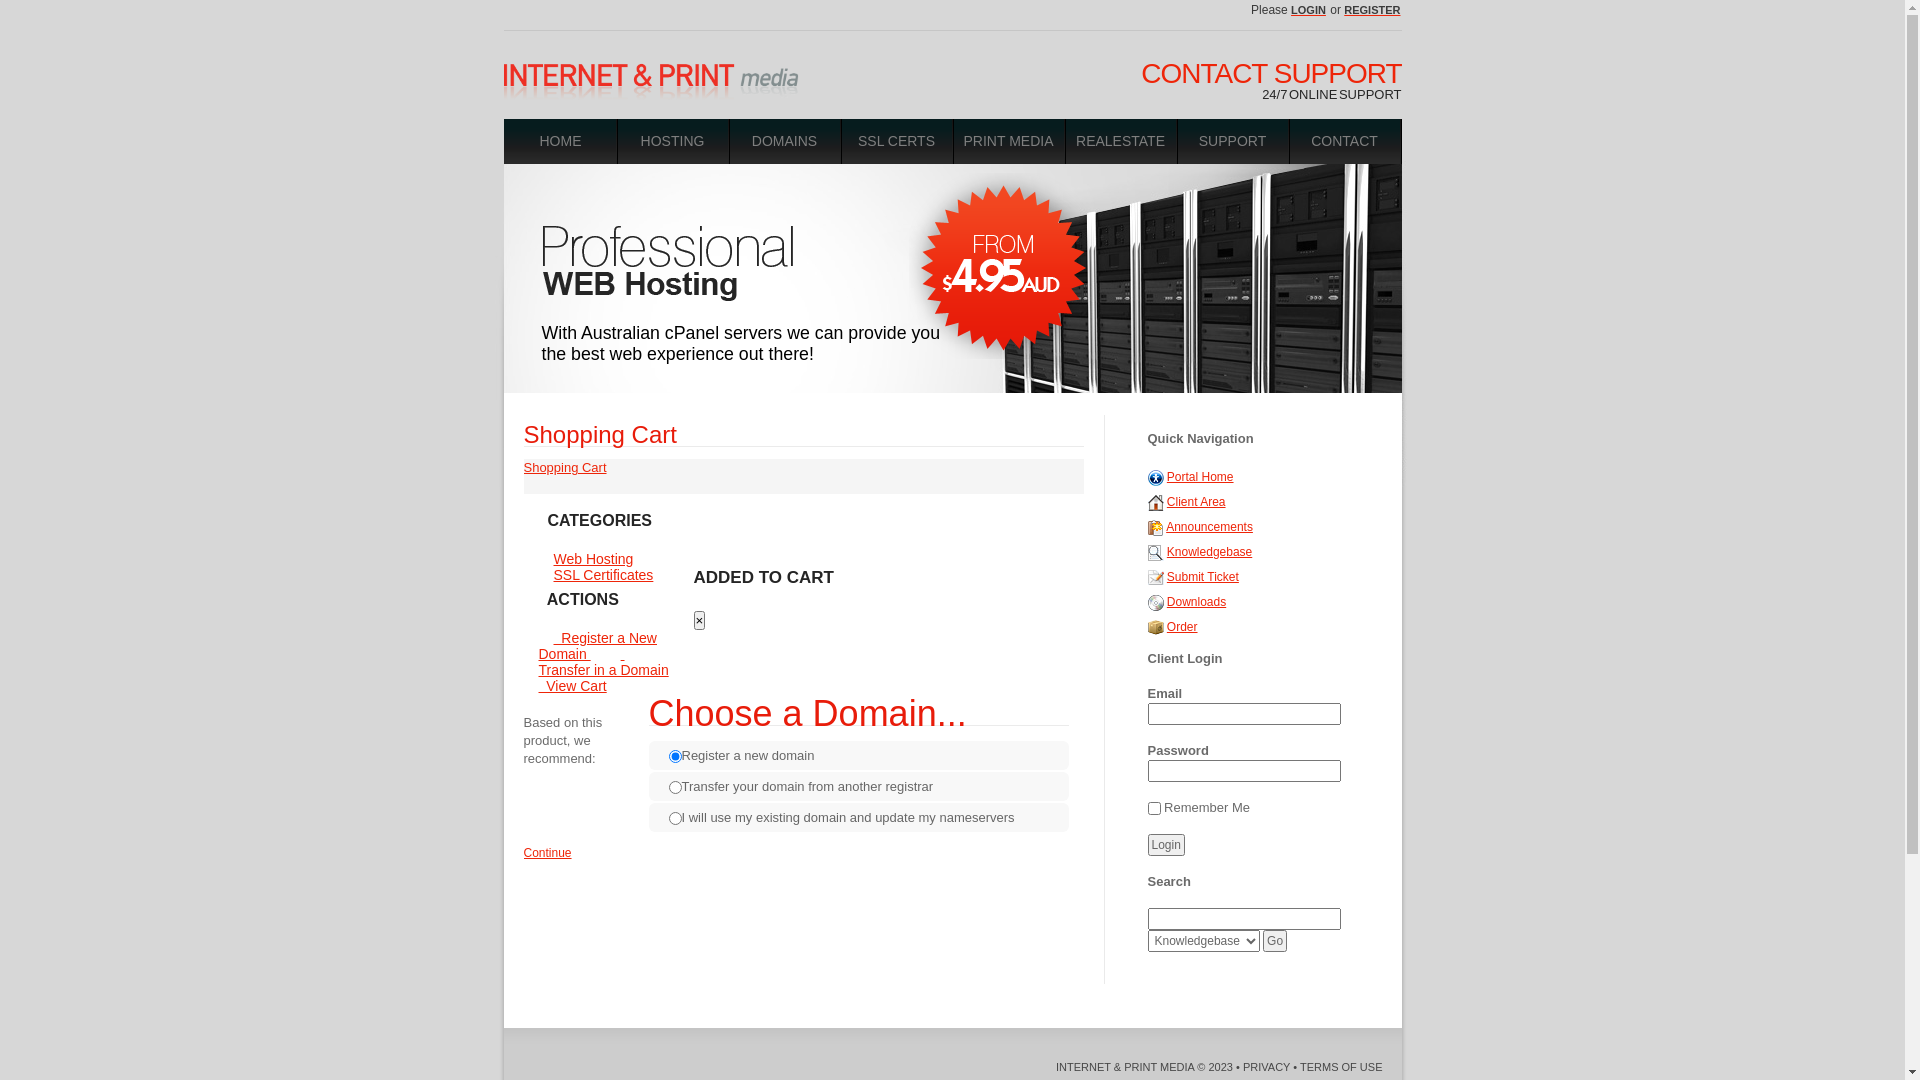 The height and width of the screenshot is (1080, 1920). Describe the element at coordinates (896, 140) in the screenshot. I see `'SSL CERTS'` at that location.